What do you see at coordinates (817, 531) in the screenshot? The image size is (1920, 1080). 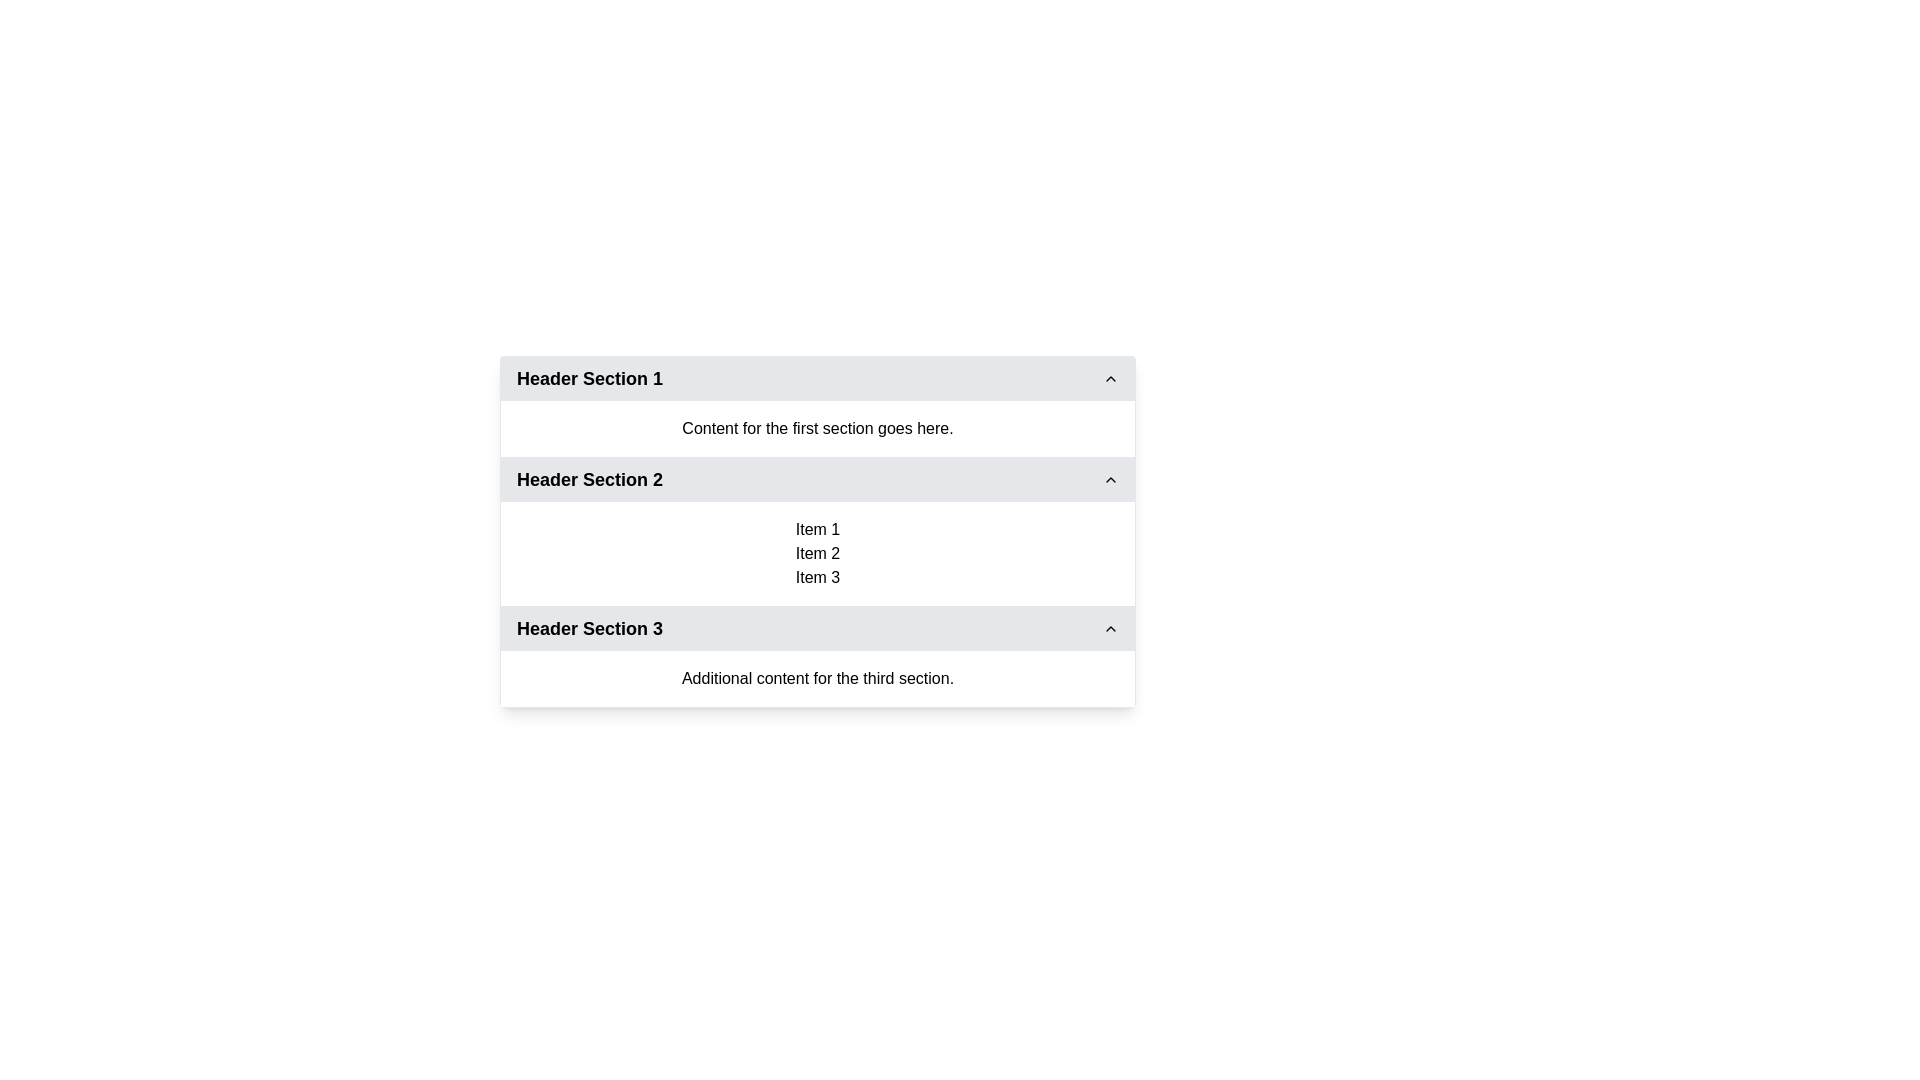 I see `individual items within the list of the collapsible section header located between 'Header Section 1' and 'Header Section 3'` at bounding box center [817, 531].